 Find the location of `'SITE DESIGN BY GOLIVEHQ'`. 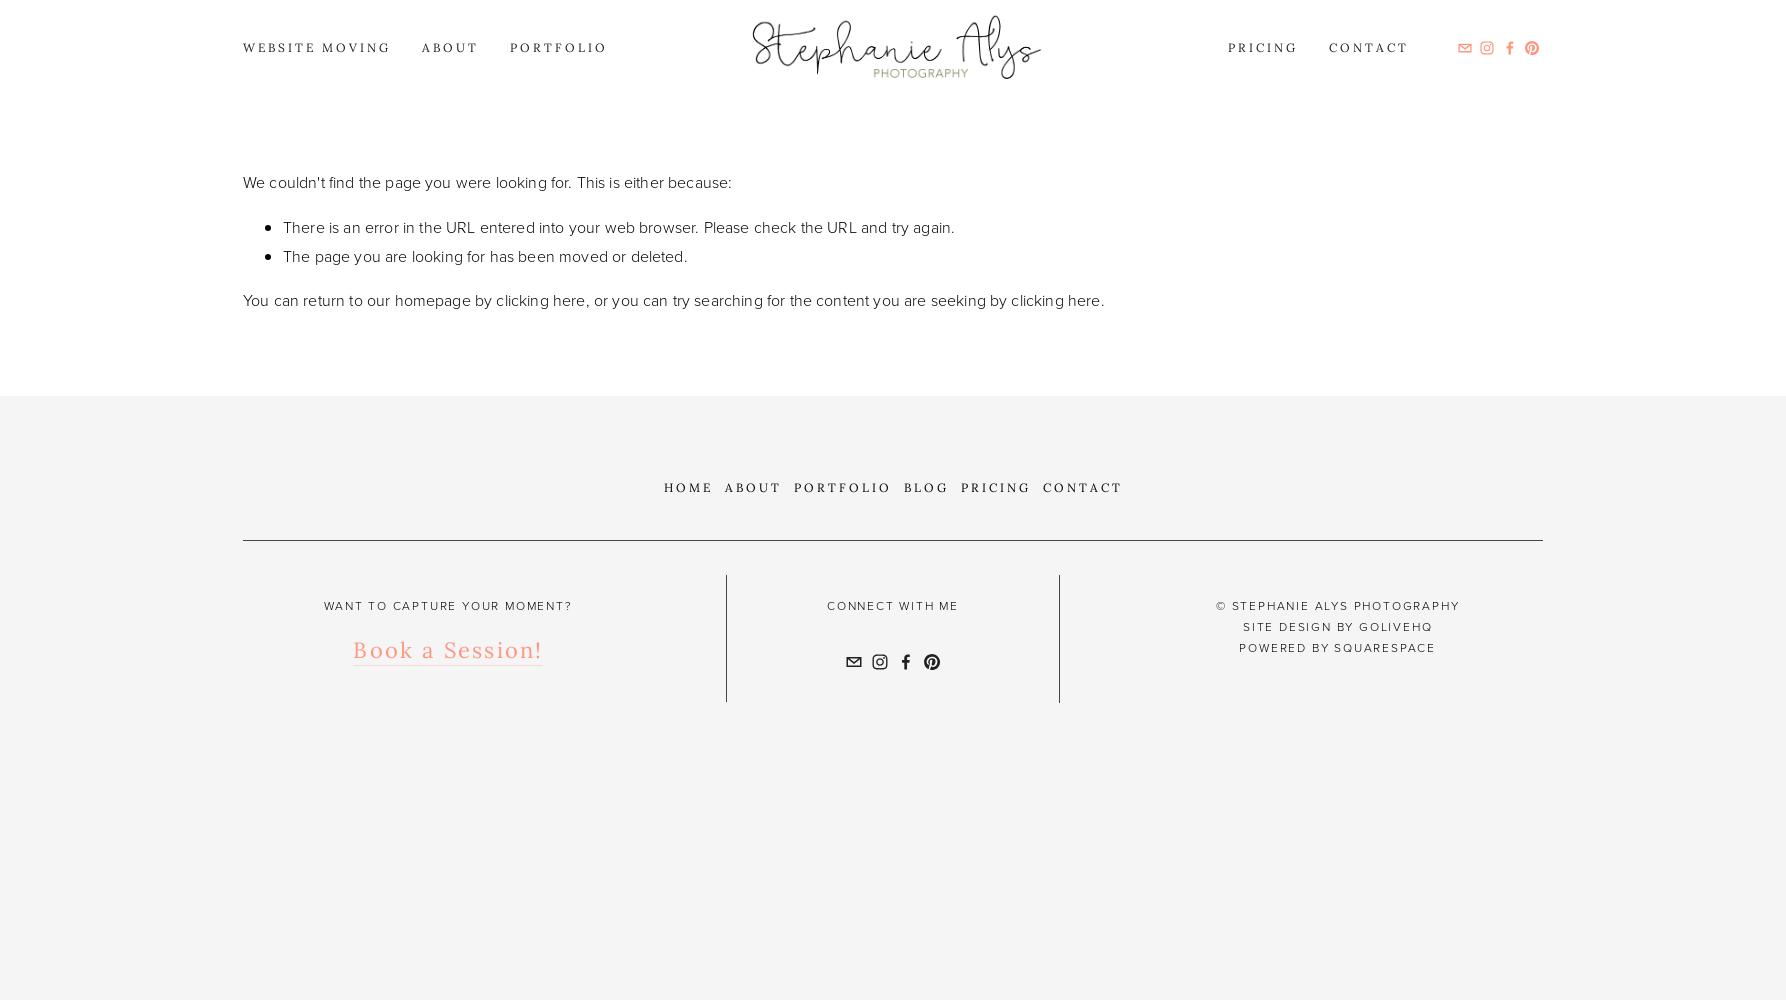

'SITE DESIGN BY GOLIVEHQ' is located at coordinates (1241, 627).